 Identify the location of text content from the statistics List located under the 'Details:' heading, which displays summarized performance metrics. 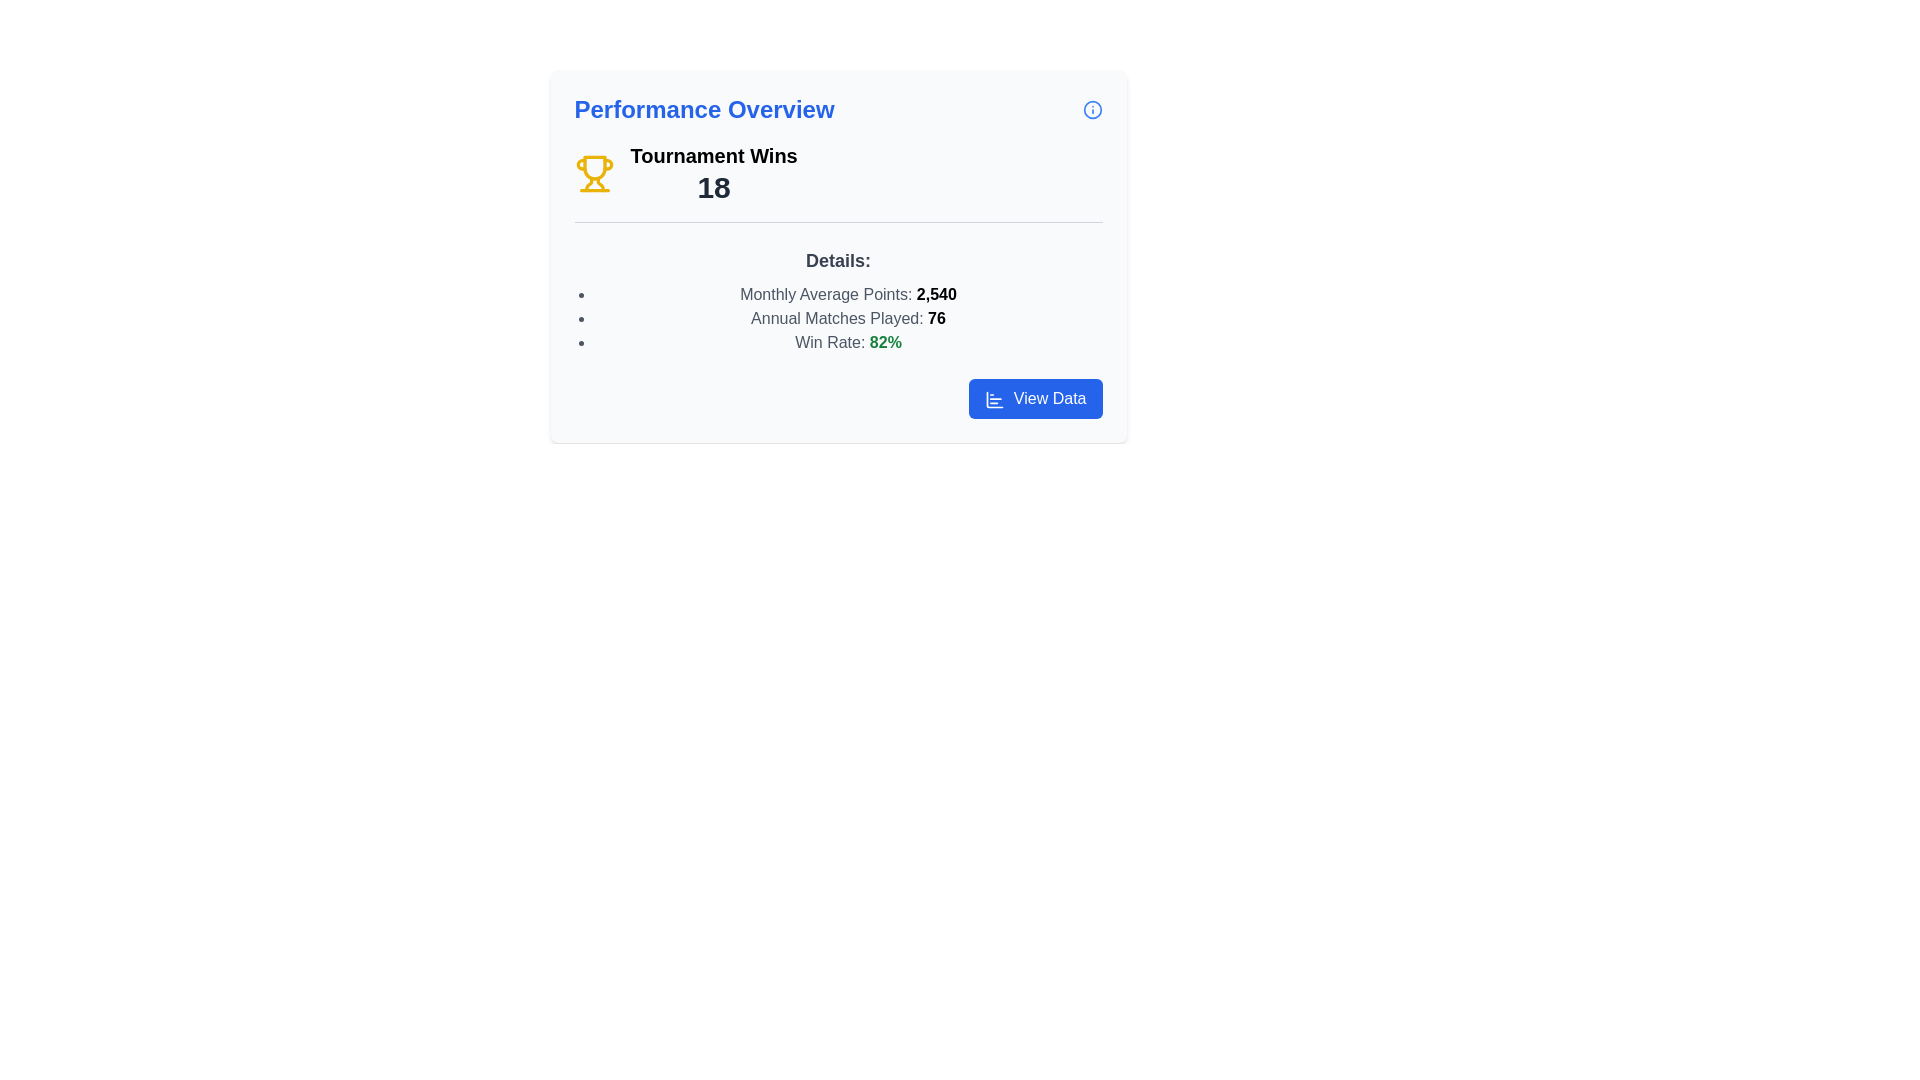
(838, 318).